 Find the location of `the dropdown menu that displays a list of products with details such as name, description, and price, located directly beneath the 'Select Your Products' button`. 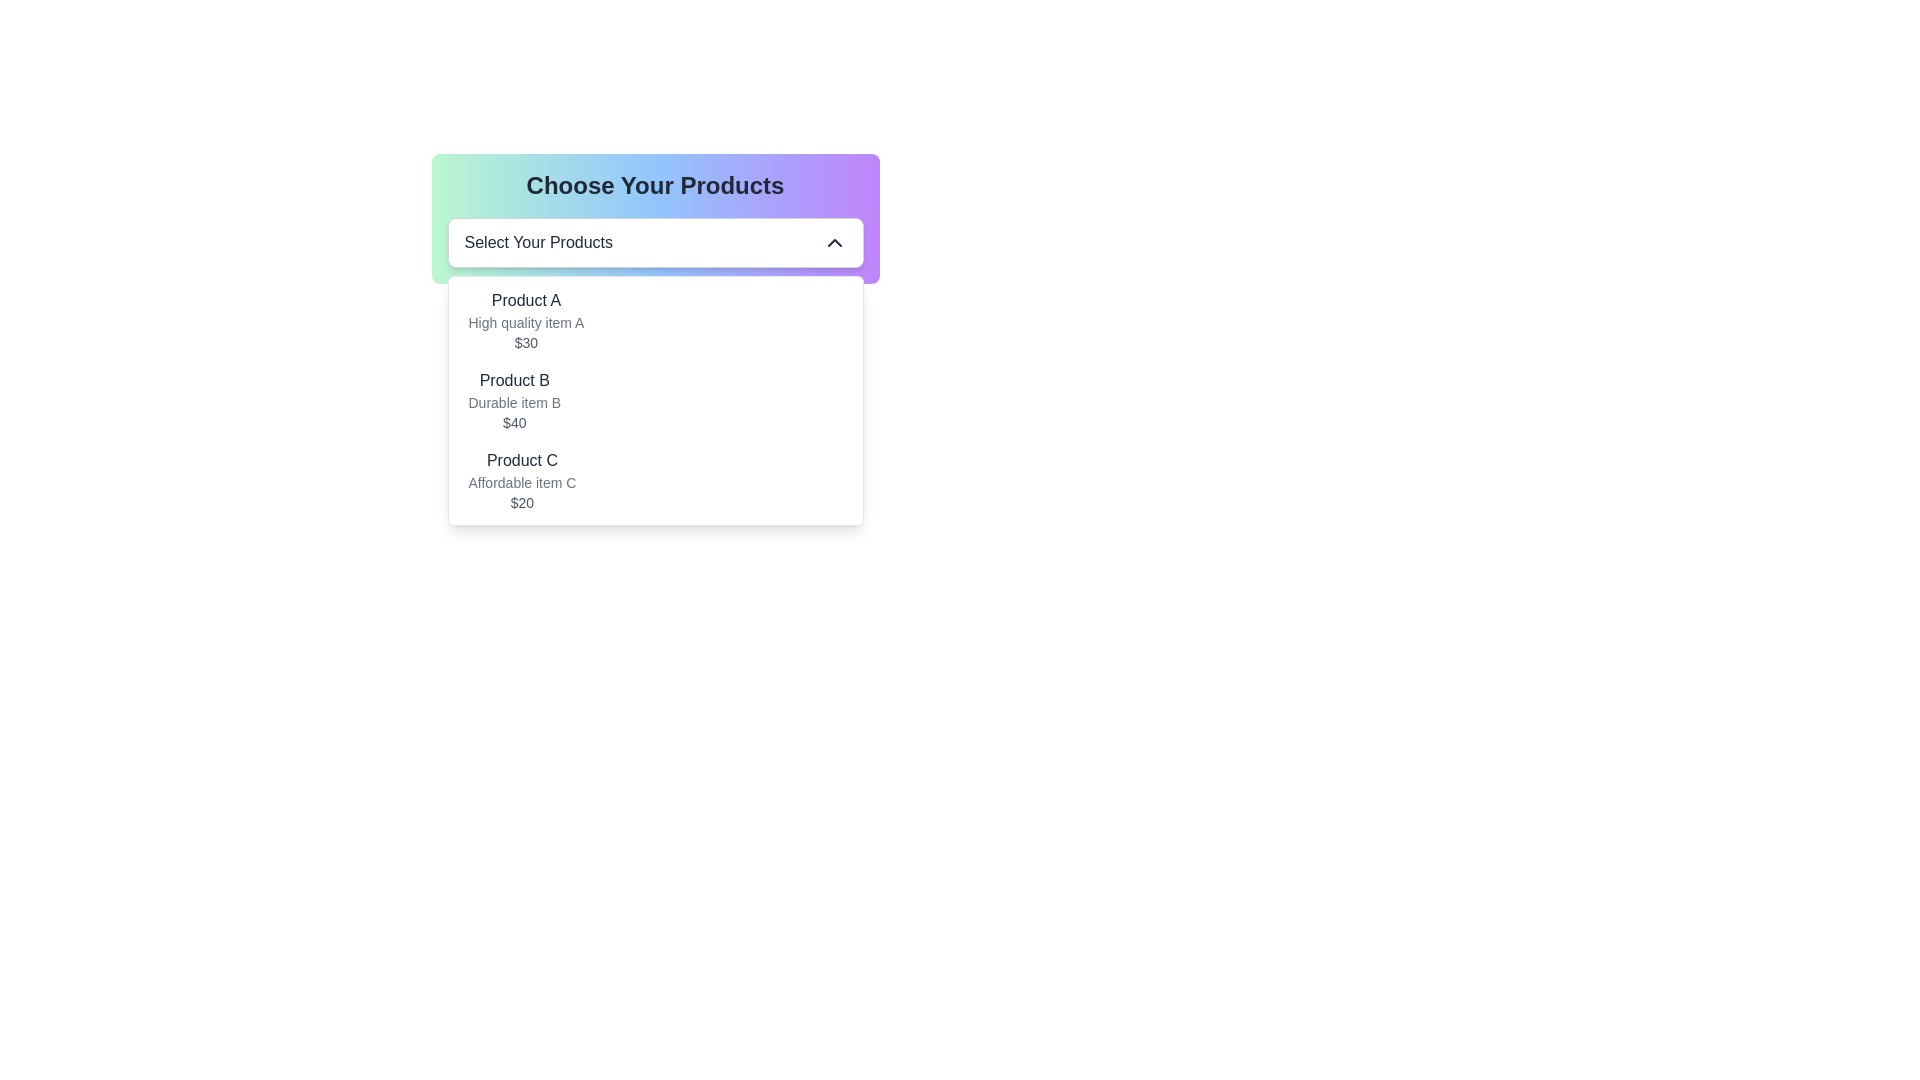

the dropdown menu that displays a list of products with details such as name, description, and price, located directly beneath the 'Select Your Products' button is located at coordinates (655, 401).